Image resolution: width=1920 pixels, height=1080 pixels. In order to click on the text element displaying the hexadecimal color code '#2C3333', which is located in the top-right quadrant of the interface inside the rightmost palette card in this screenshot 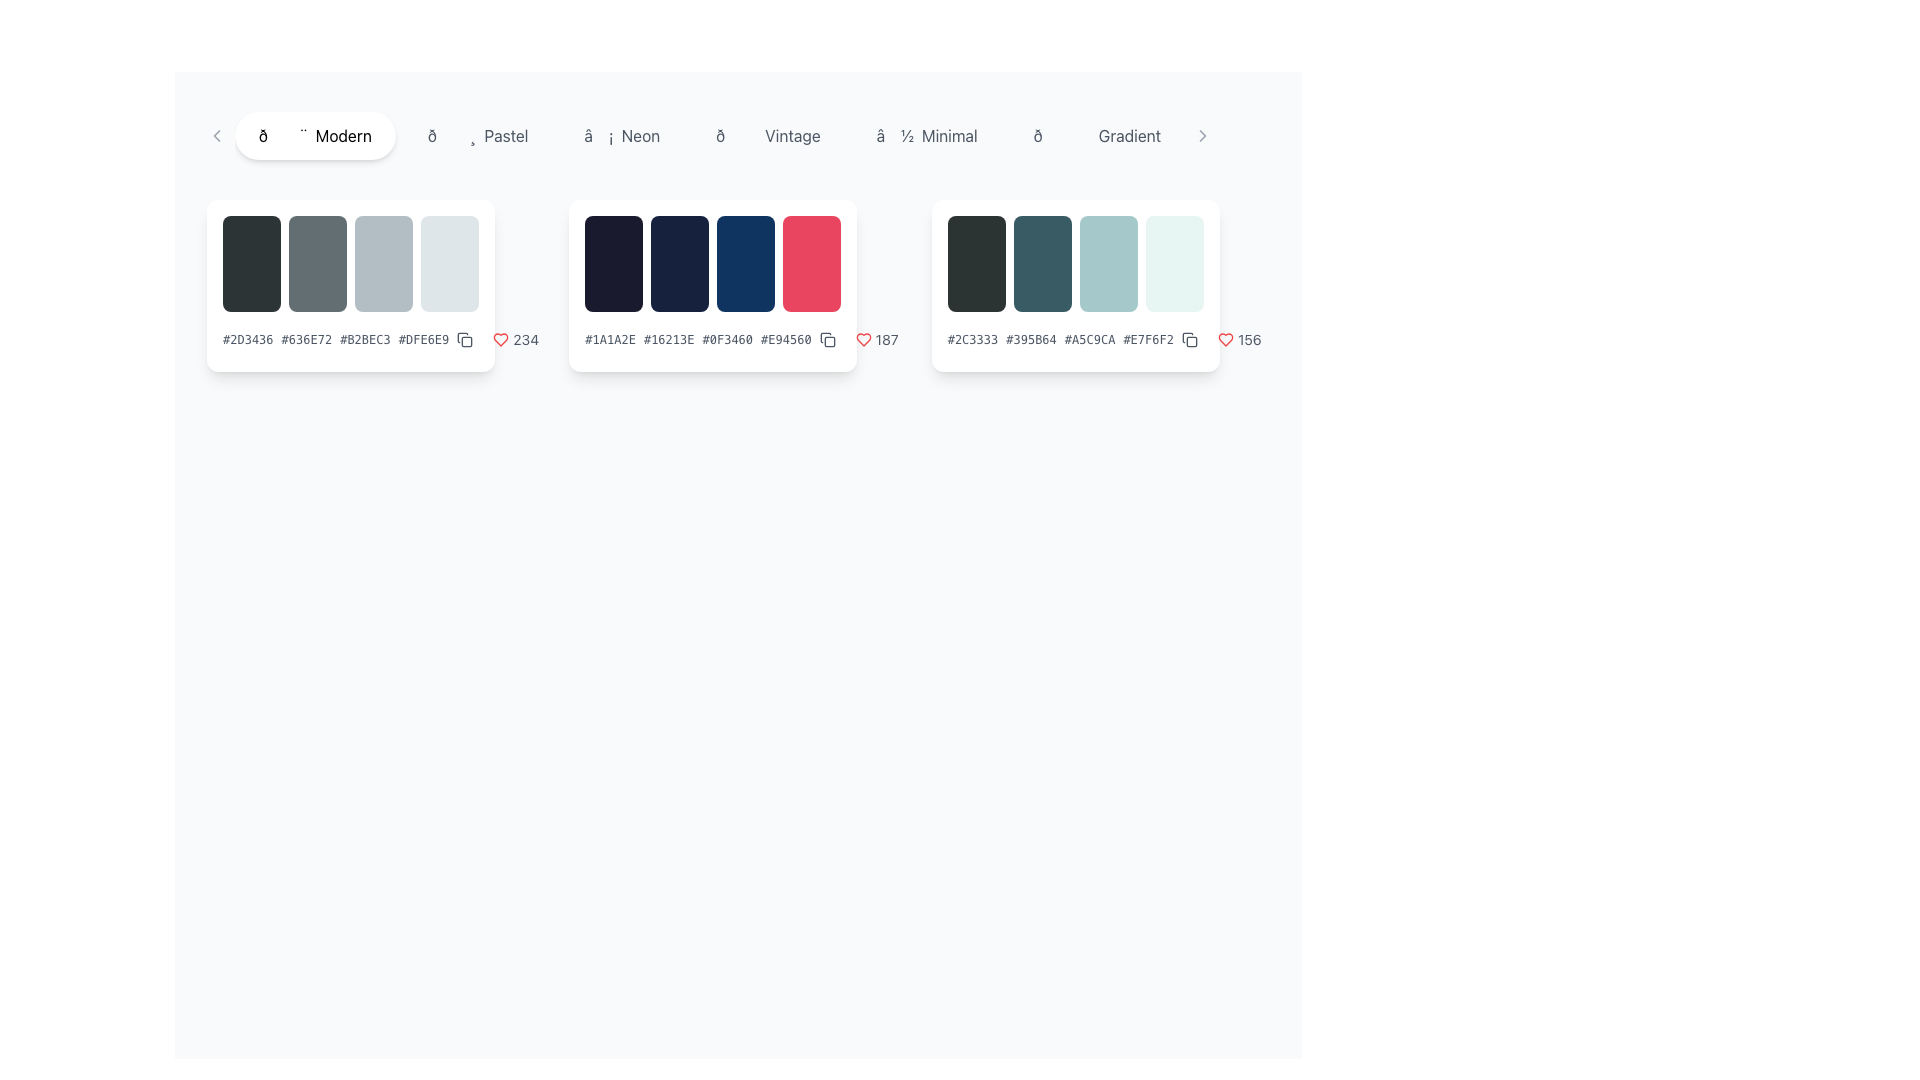, I will do `click(972, 338)`.